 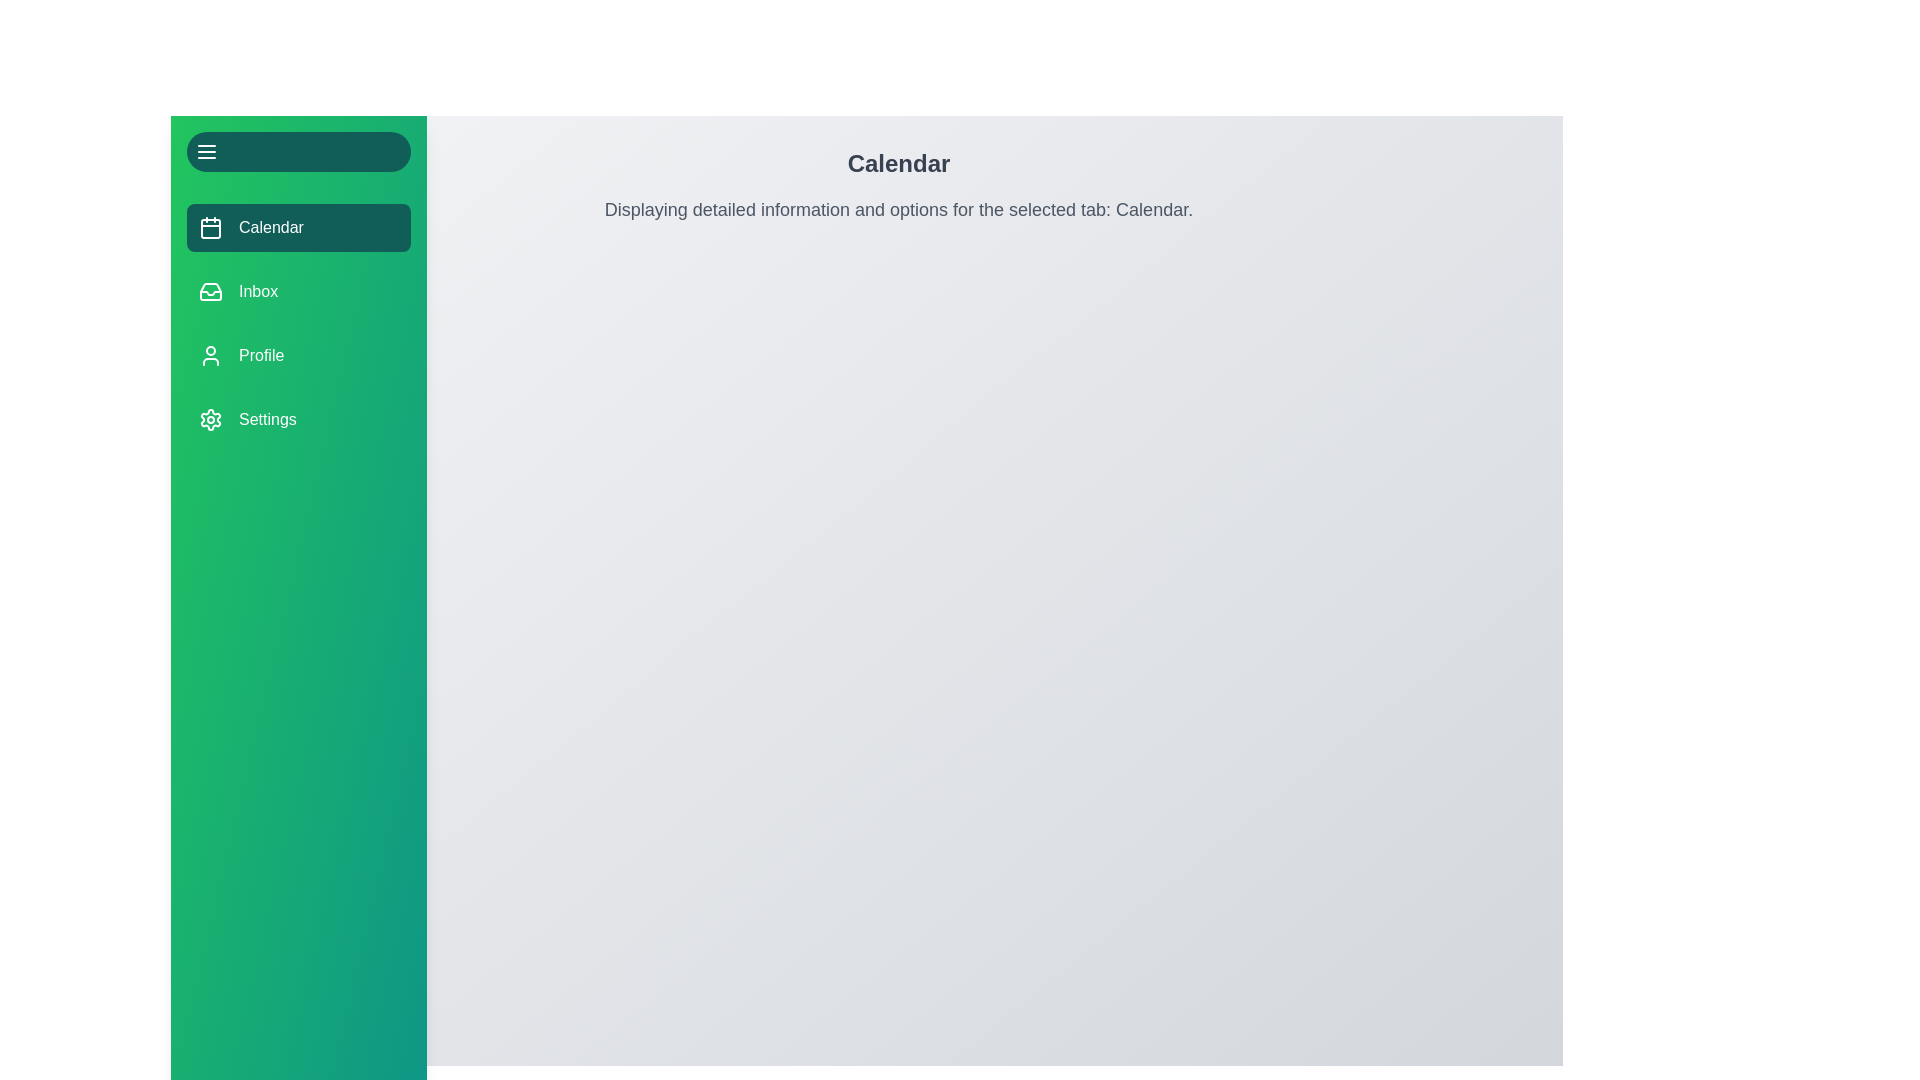 I want to click on the menu button corresponding to Profile to change the active tab, so click(x=297, y=354).